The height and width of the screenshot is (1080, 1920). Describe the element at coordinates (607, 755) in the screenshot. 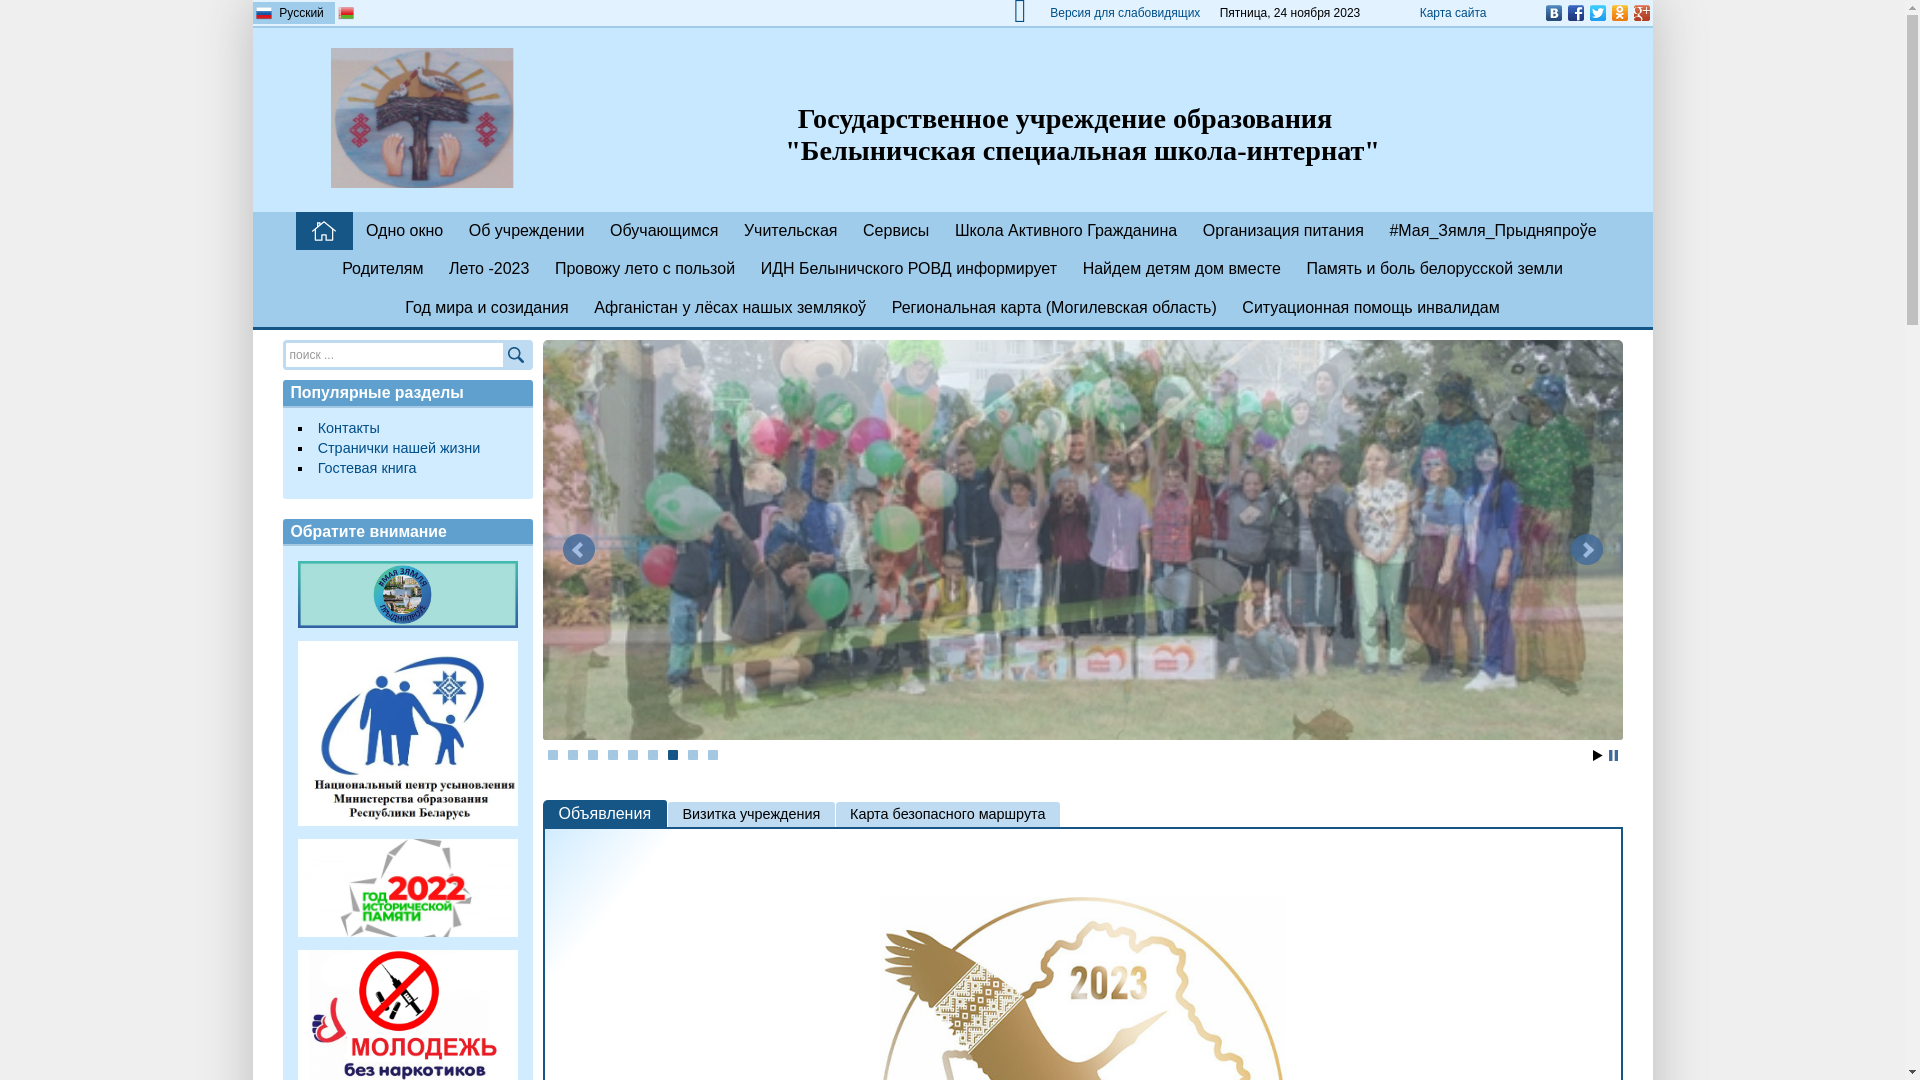

I see `'4'` at that location.